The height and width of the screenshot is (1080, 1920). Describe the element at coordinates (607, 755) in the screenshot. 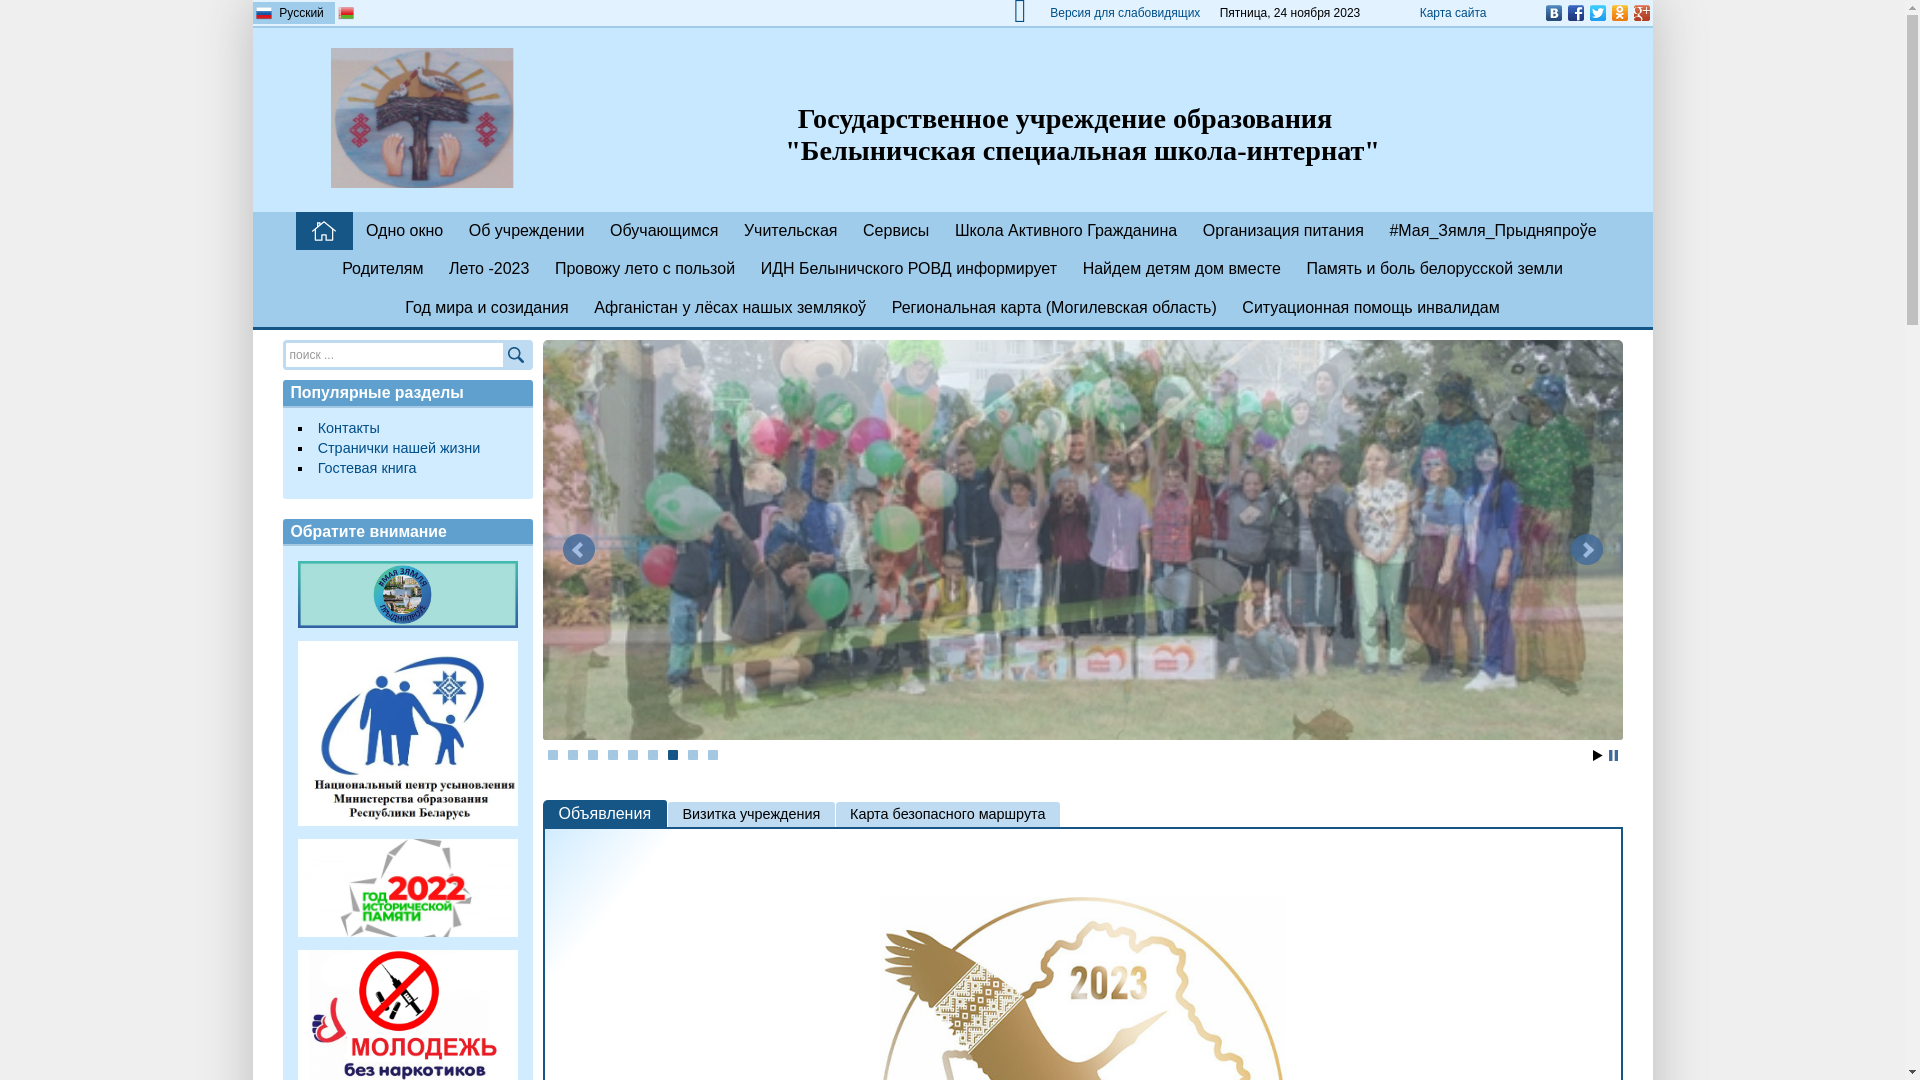

I see `'4'` at that location.